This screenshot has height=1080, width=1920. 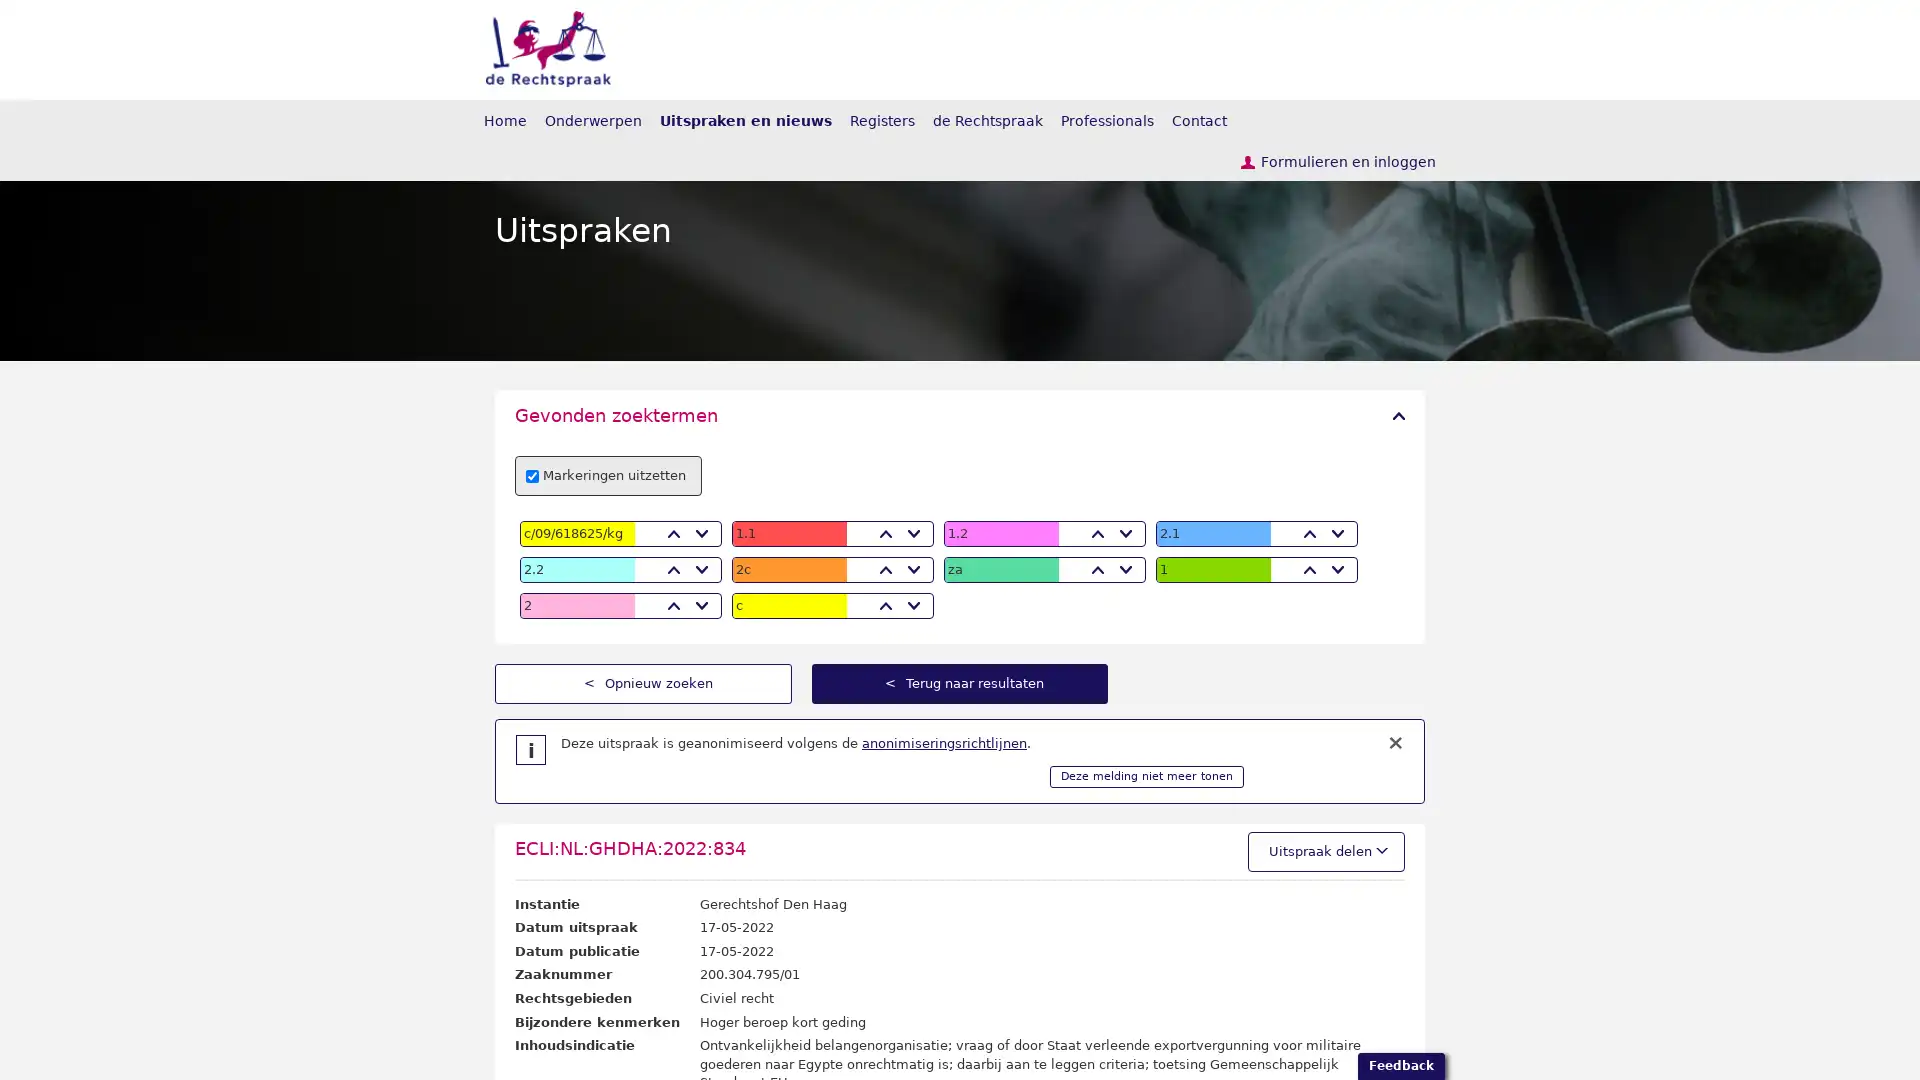 What do you see at coordinates (885, 531) in the screenshot?
I see `Vorige zoek term` at bounding box center [885, 531].